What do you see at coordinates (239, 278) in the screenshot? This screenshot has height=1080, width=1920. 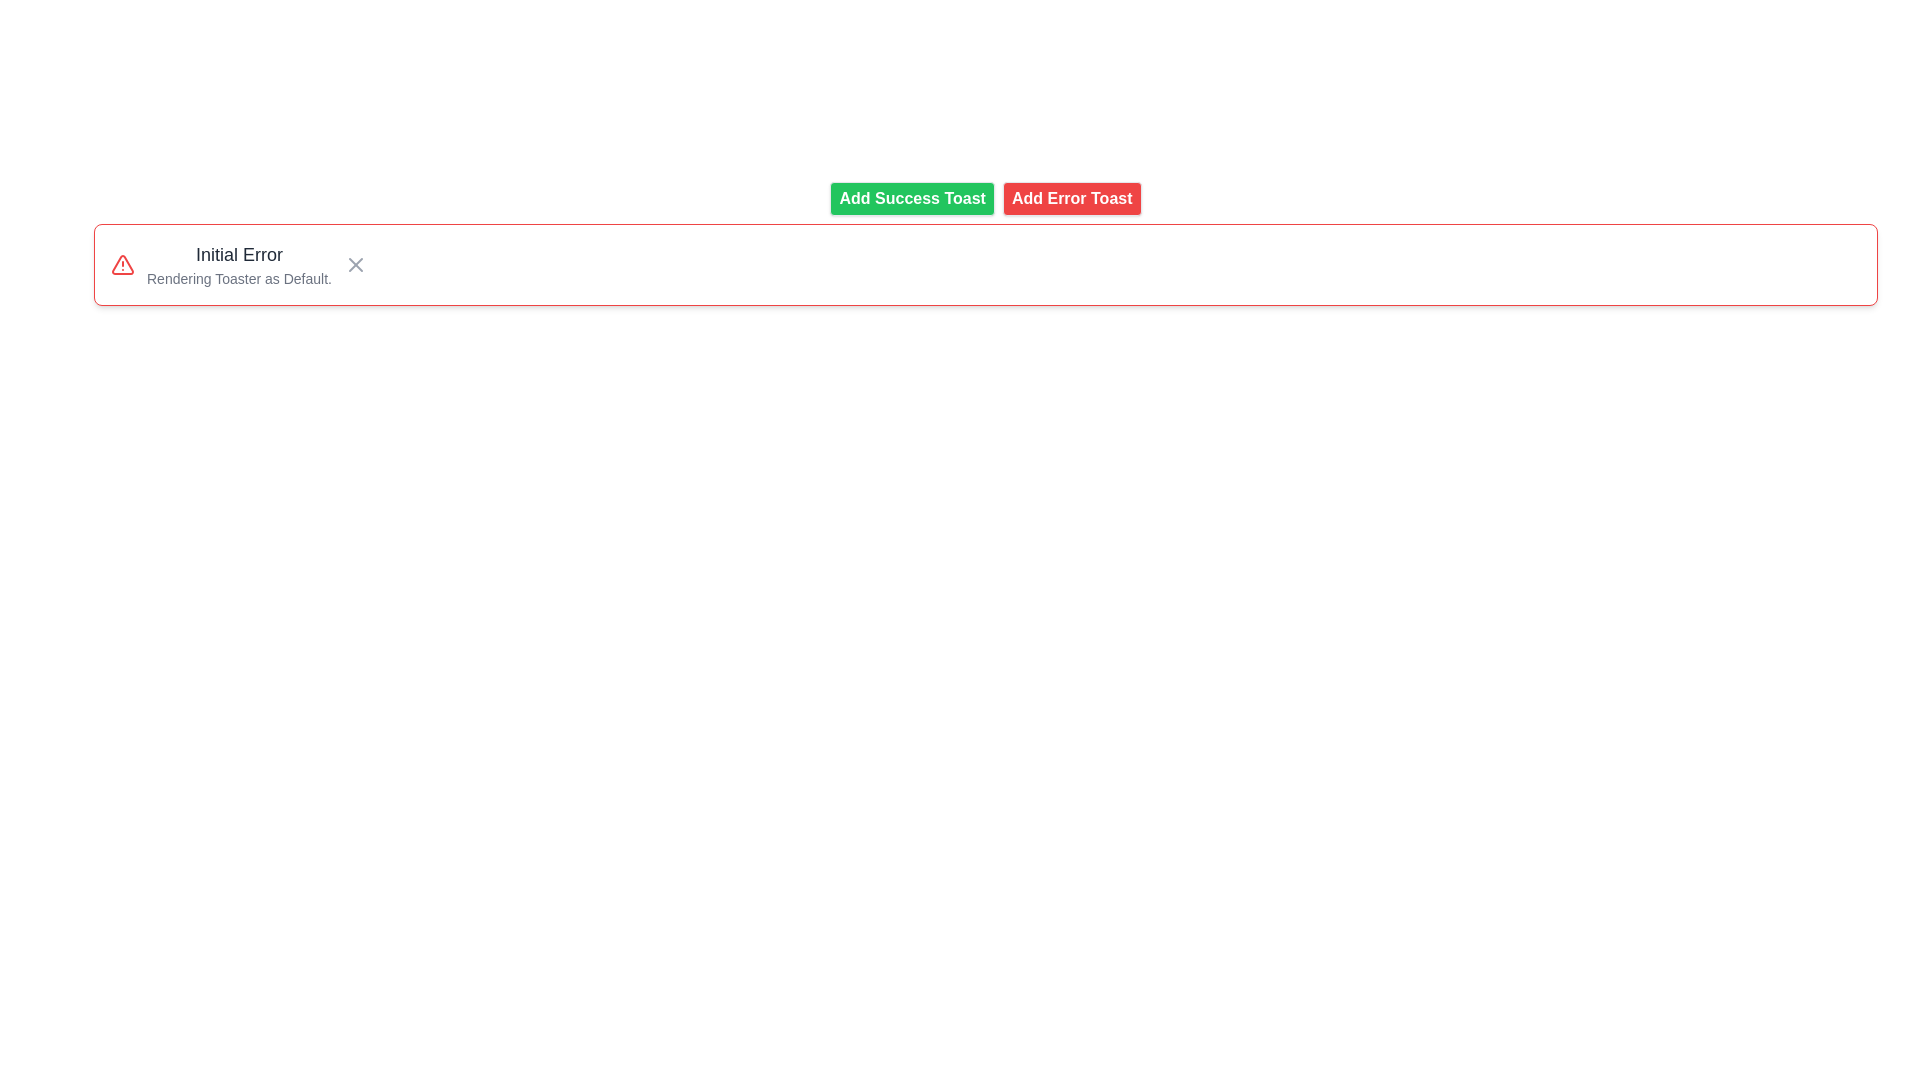 I see `the additional information text element that provides context about the error message, positioned beneath the 'Initial Error' text` at bounding box center [239, 278].